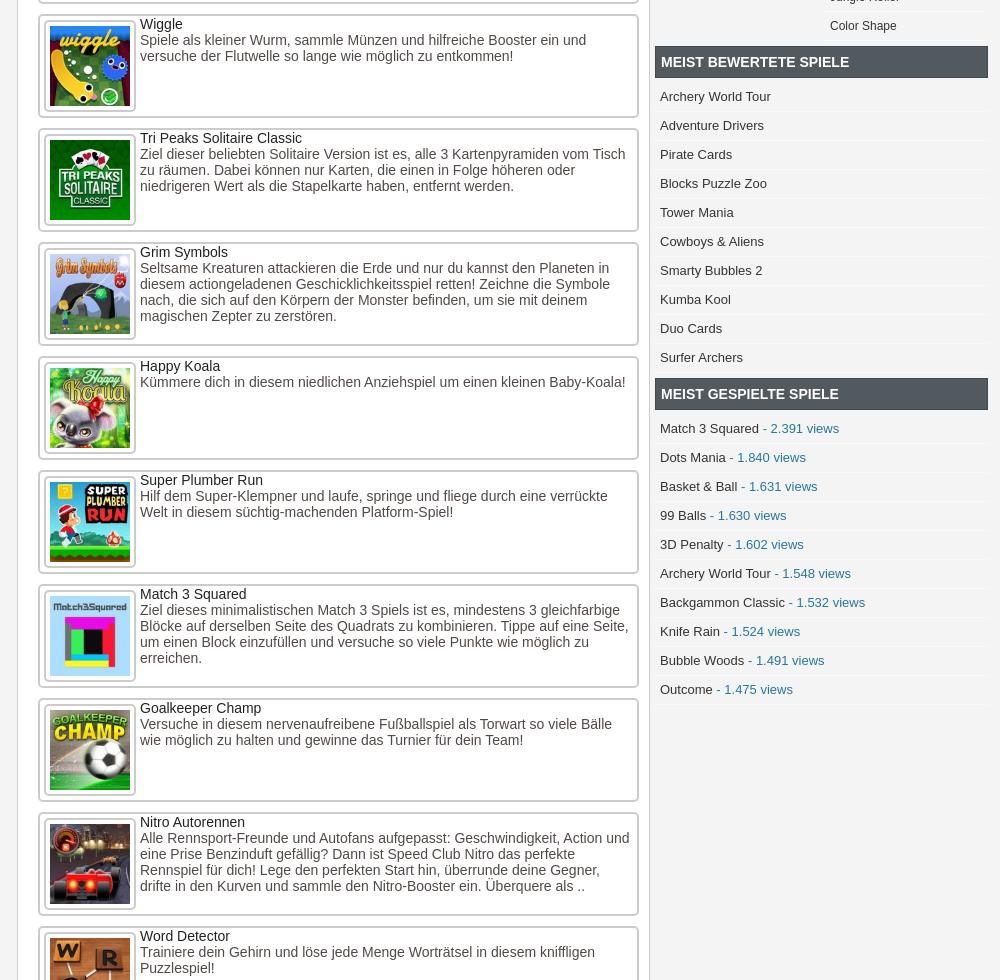  What do you see at coordinates (824, 602) in the screenshot?
I see `'- 1.532 views'` at bounding box center [824, 602].